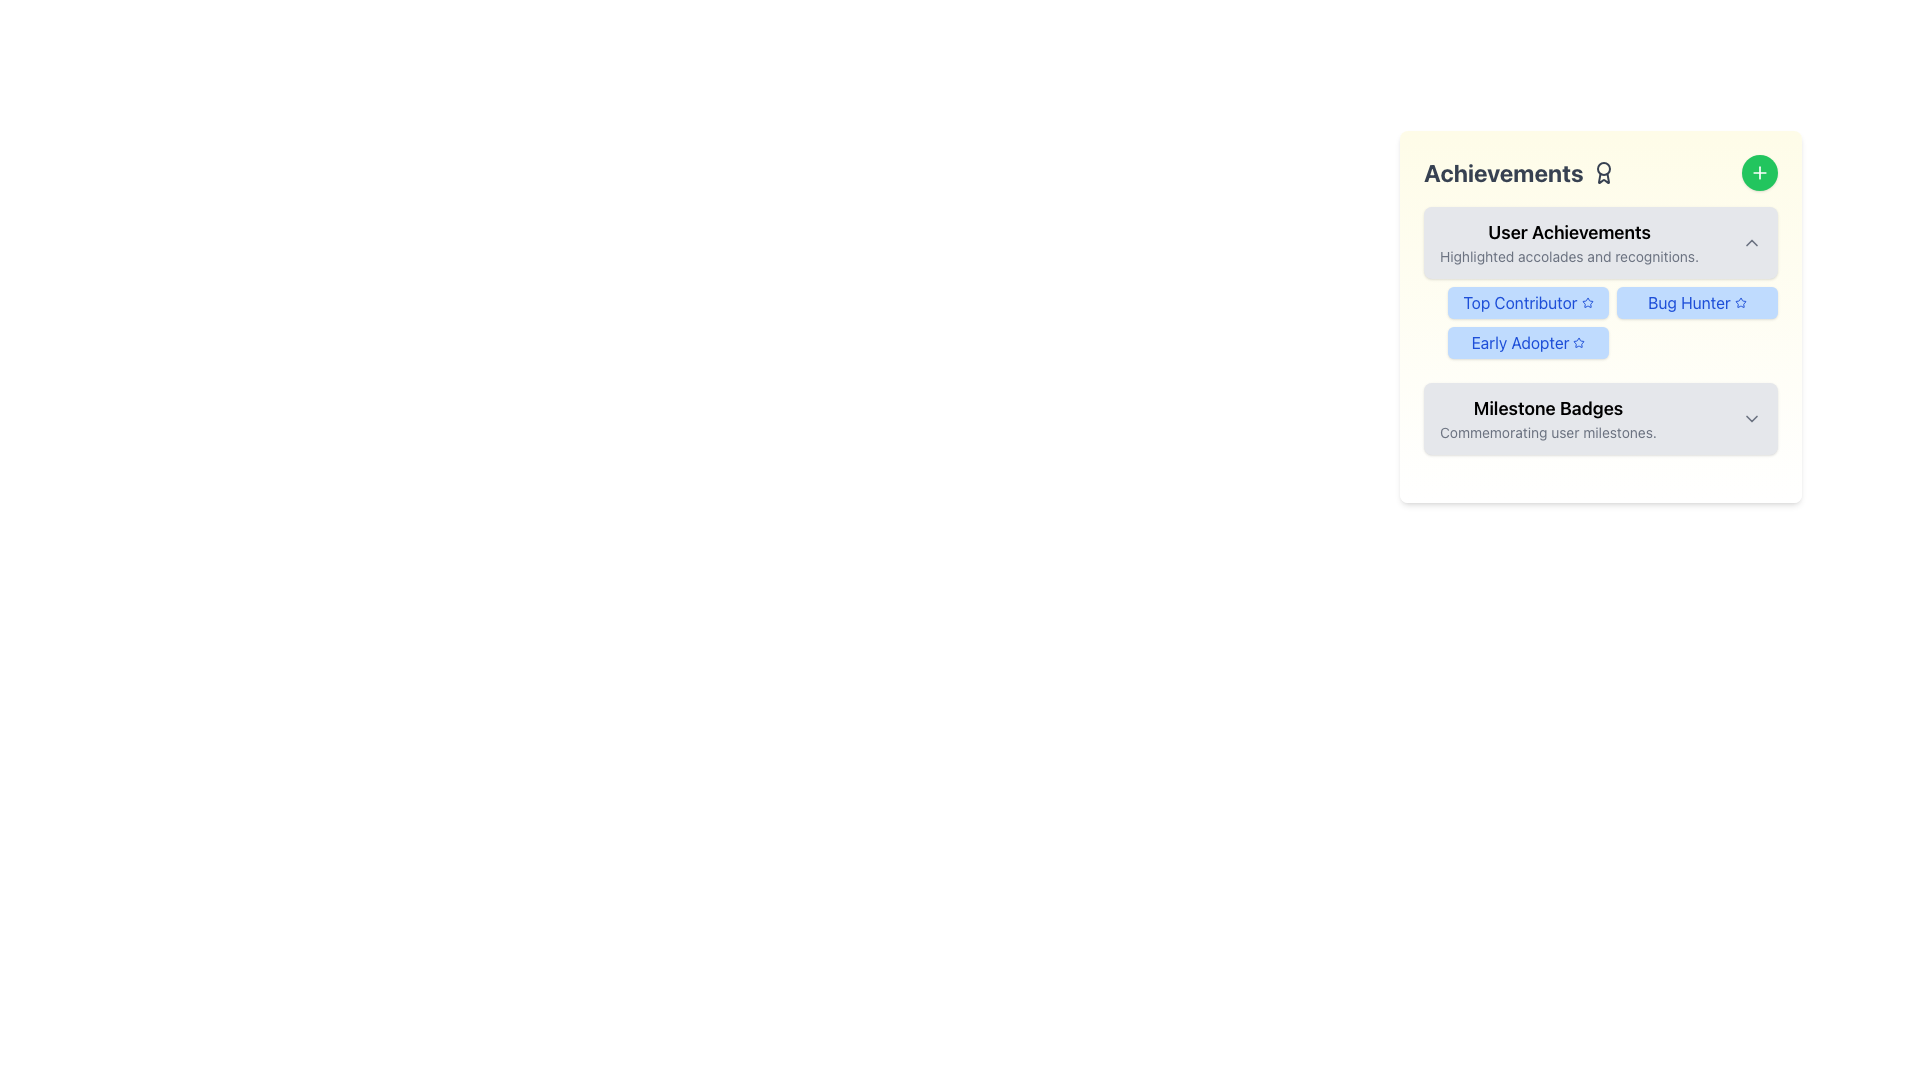 This screenshot has height=1080, width=1920. Describe the element at coordinates (1760, 172) in the screenshot. I see `the action button for adding new achievements, located at the far right of the 'Achievements' header` at that location.